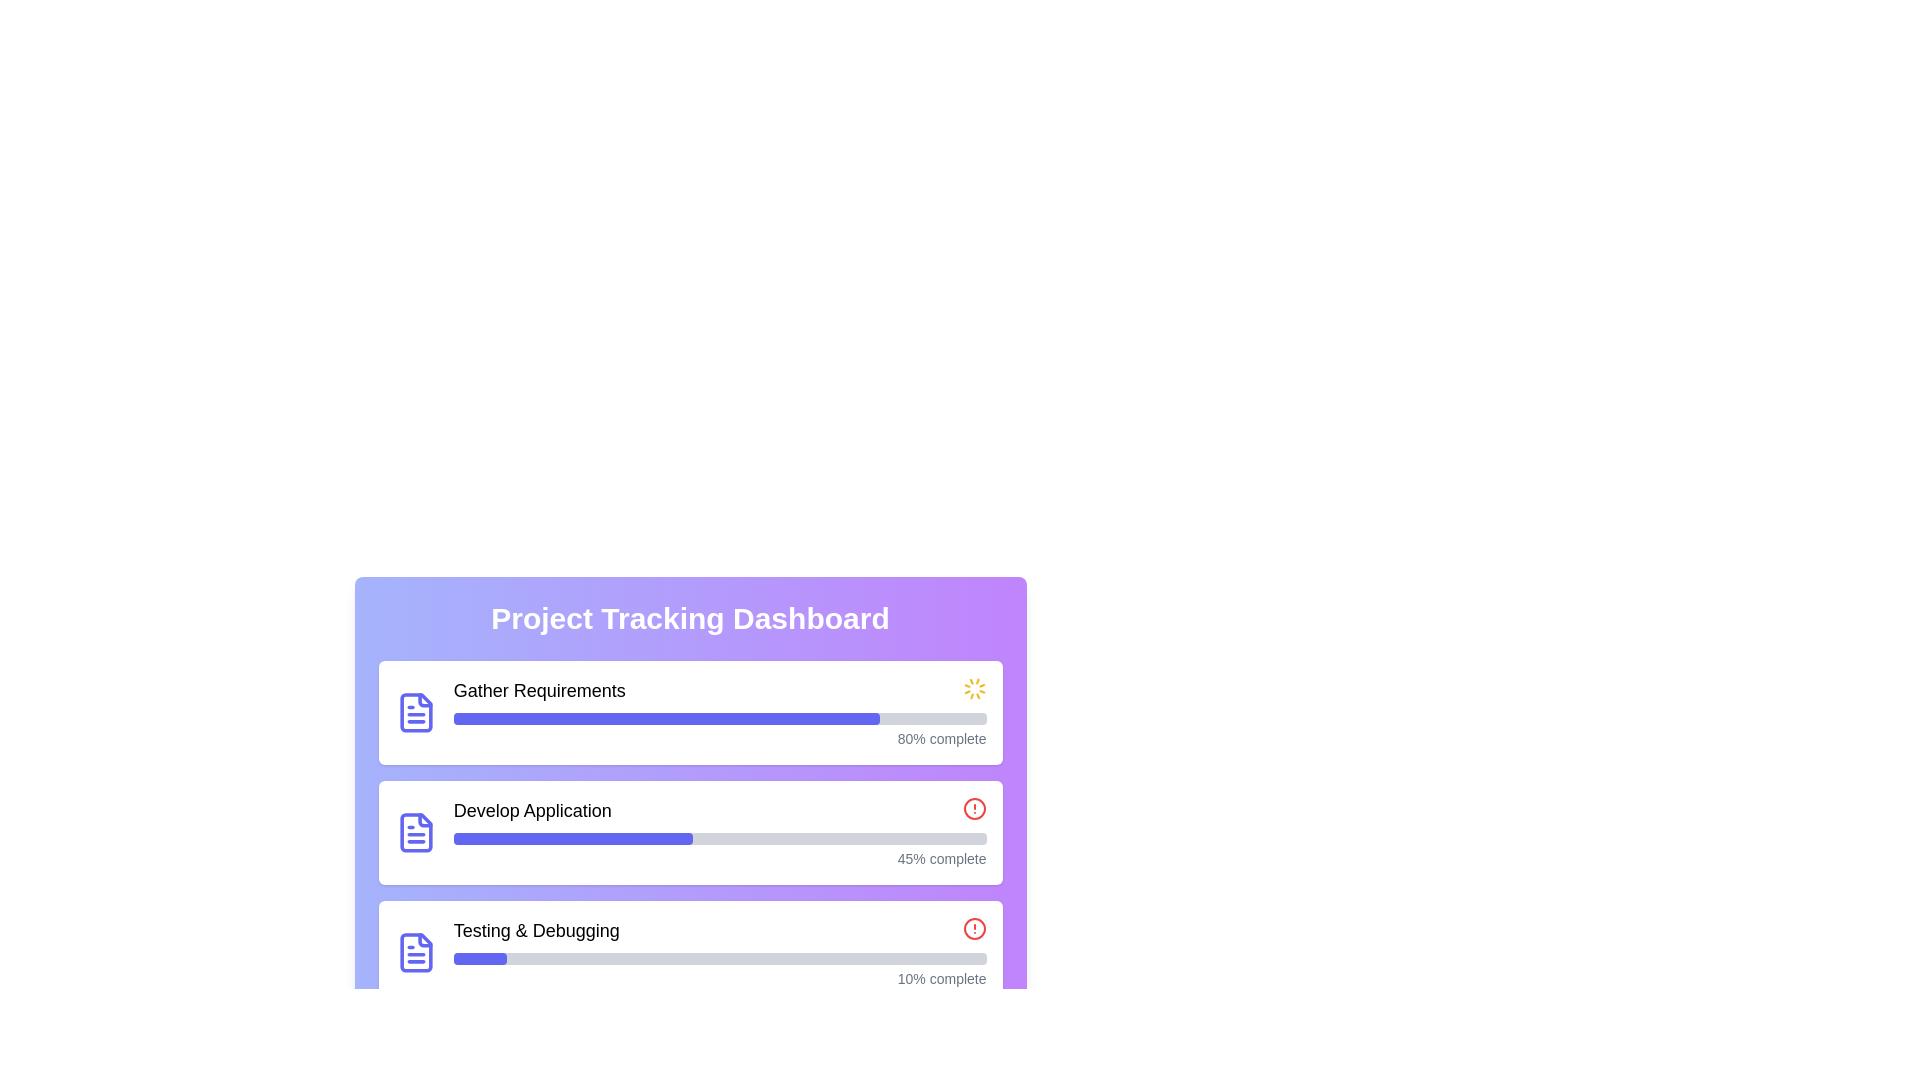 This screenshot has height=1080, width=1920. What do you see at coordinates (415, 833) in the screenshot?
I see `the document file icon with a purple outline located in the second row of the vertical task progress list in the 'Project Tracking Dashboard'` at bounding box center [415, 833].